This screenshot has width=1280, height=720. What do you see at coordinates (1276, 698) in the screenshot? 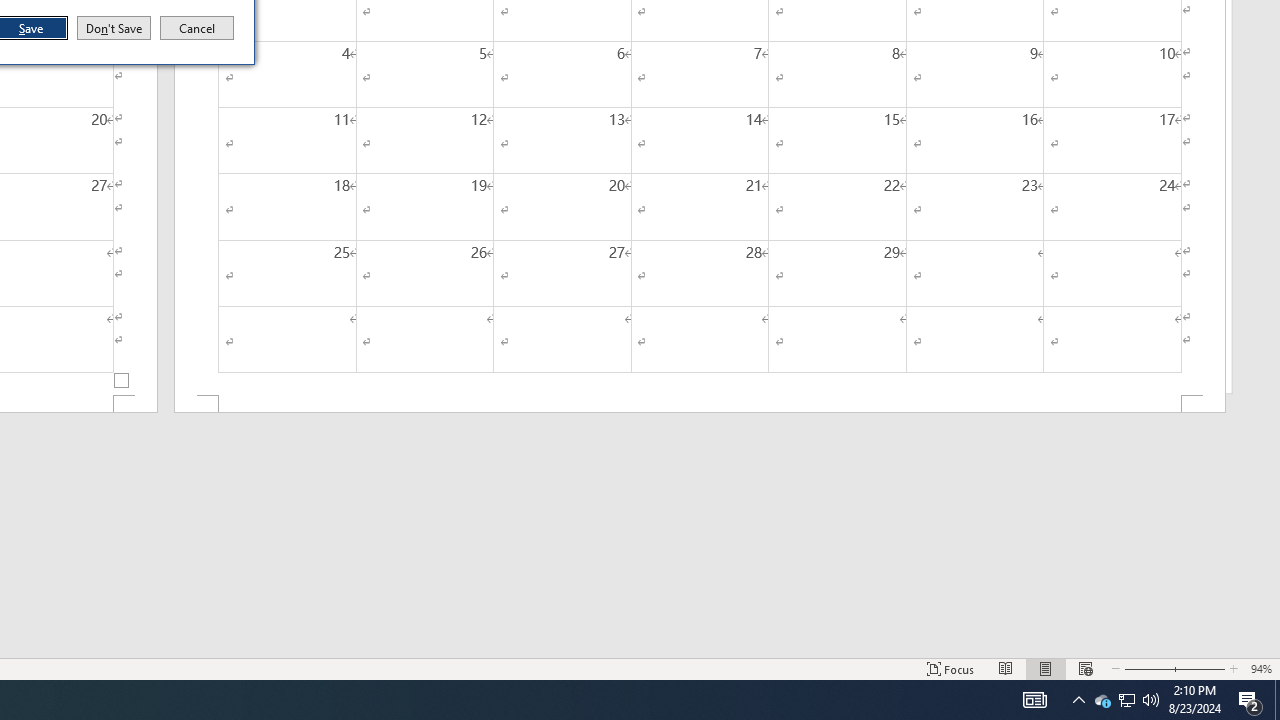
I see `'Show desktop'` at bounding box center [1276, 698].